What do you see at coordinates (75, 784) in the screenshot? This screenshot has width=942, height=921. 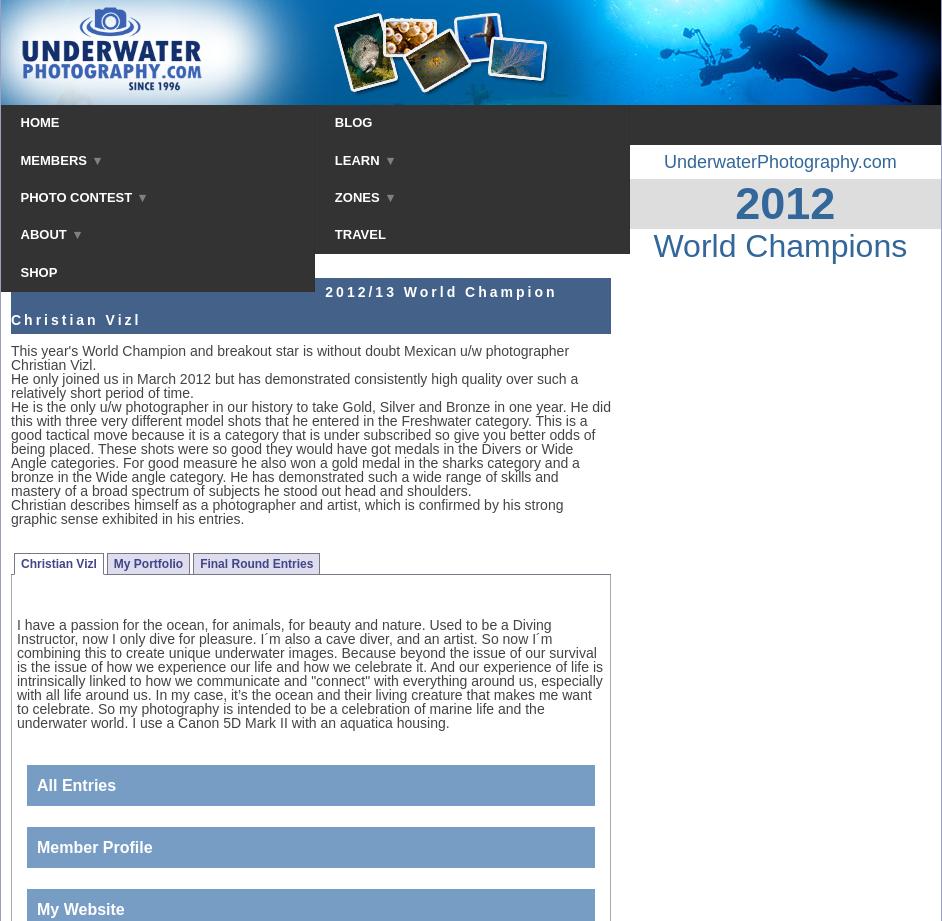 I see `'All Entries'` at bounding box center [75, 784].